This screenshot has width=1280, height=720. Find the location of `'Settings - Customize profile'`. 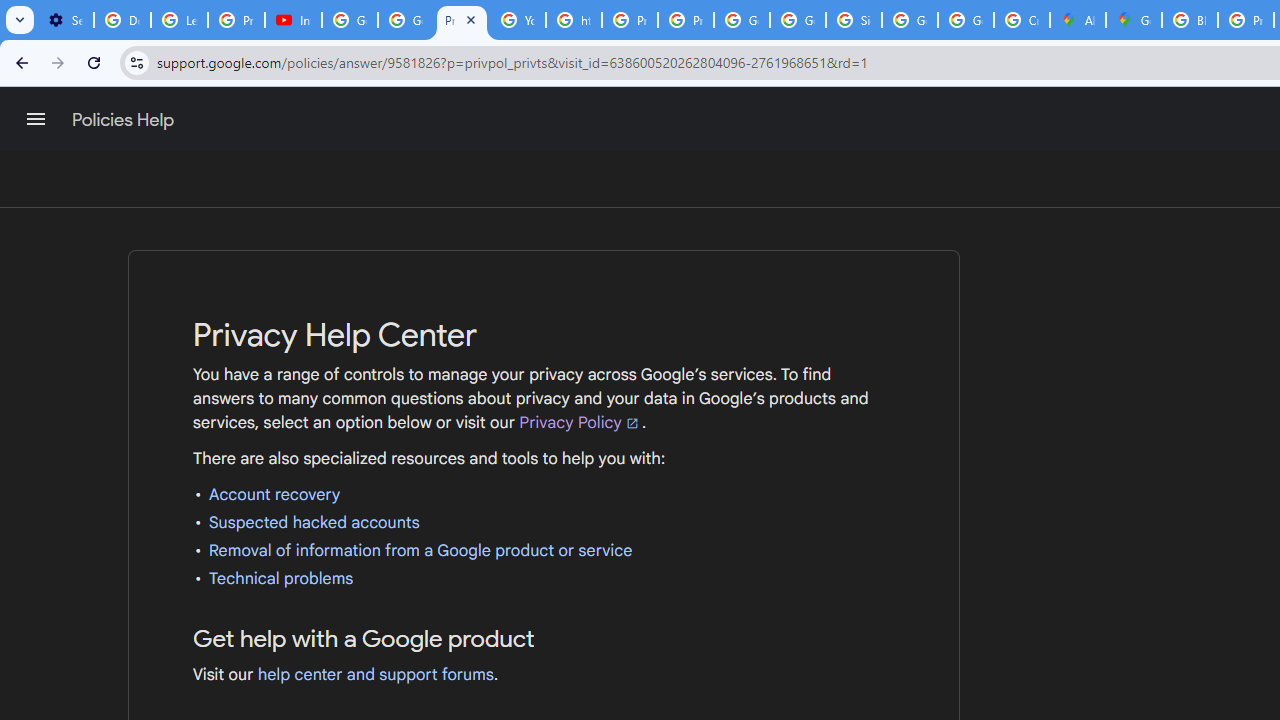

'Settings - Customize profile' is located at coordinates (65, 20).